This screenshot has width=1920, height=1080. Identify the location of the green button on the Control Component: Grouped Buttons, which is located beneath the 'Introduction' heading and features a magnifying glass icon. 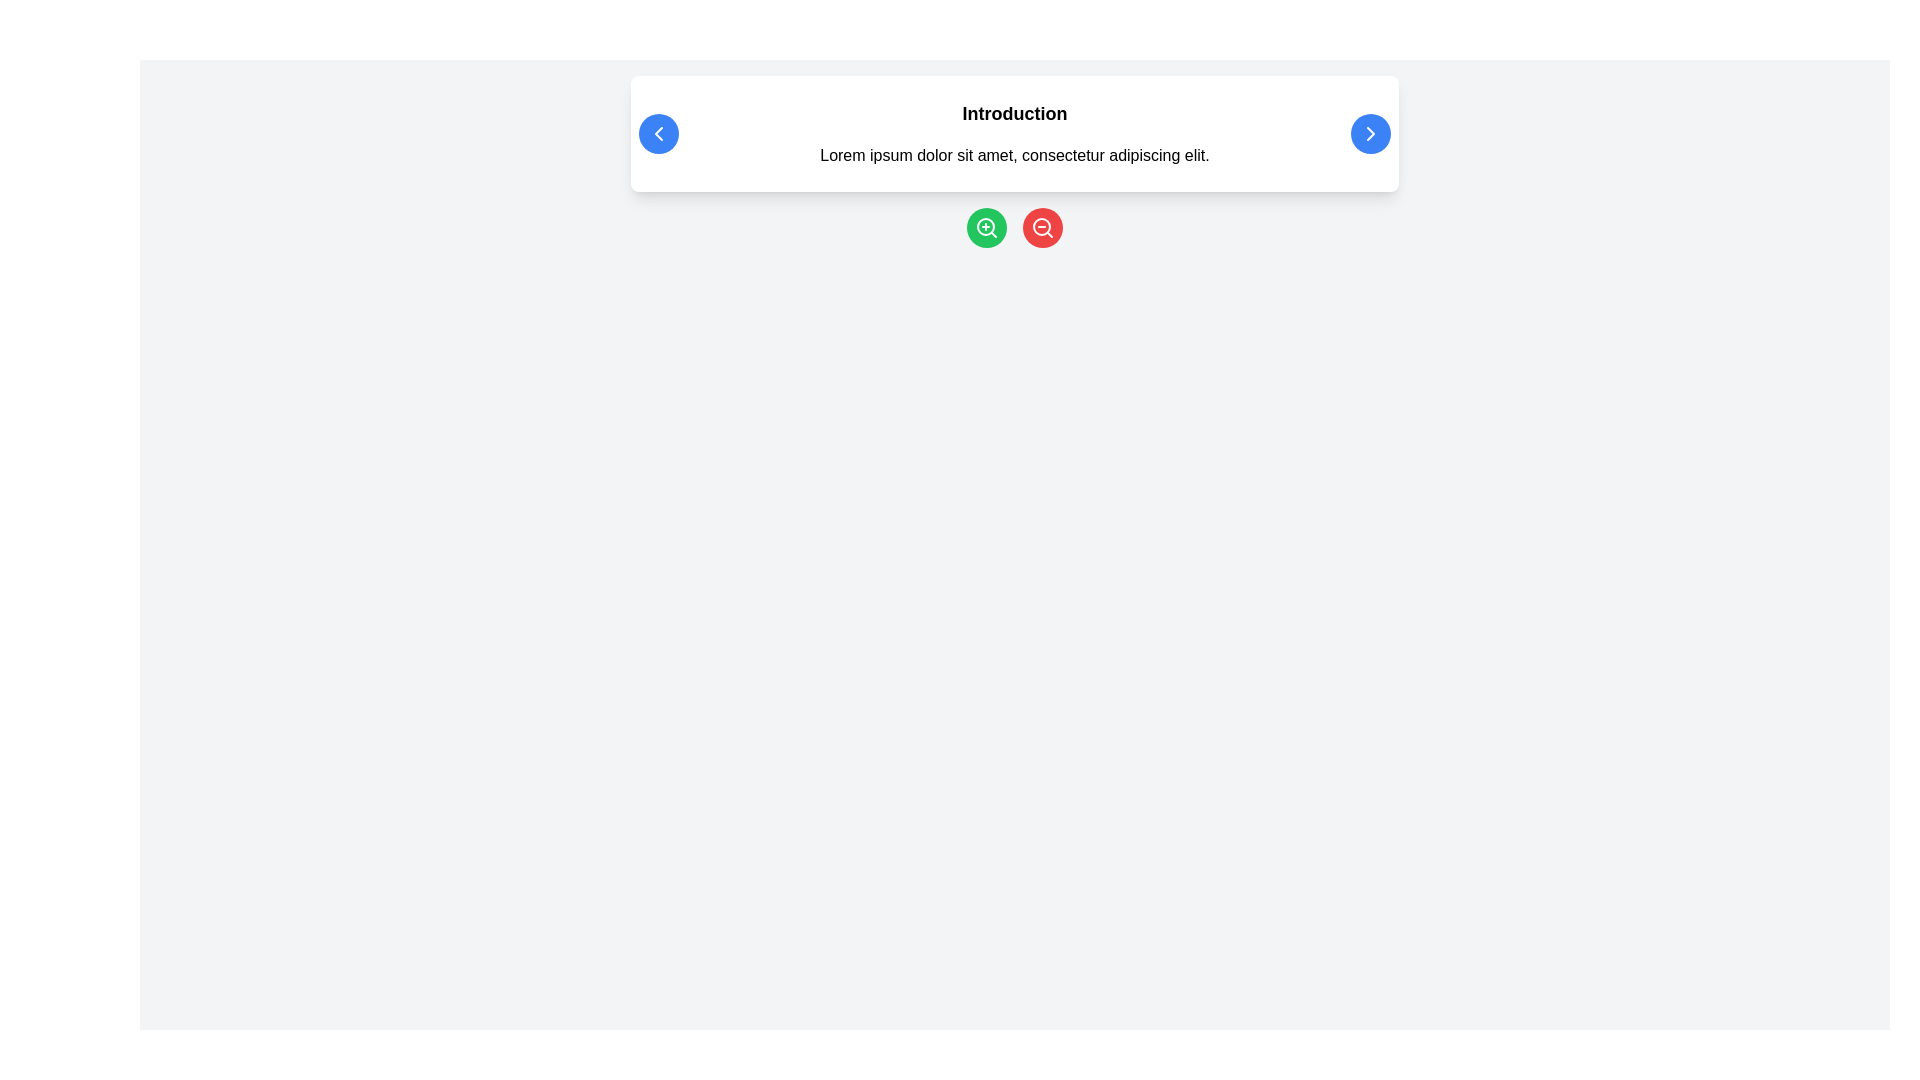
(1014, 226).